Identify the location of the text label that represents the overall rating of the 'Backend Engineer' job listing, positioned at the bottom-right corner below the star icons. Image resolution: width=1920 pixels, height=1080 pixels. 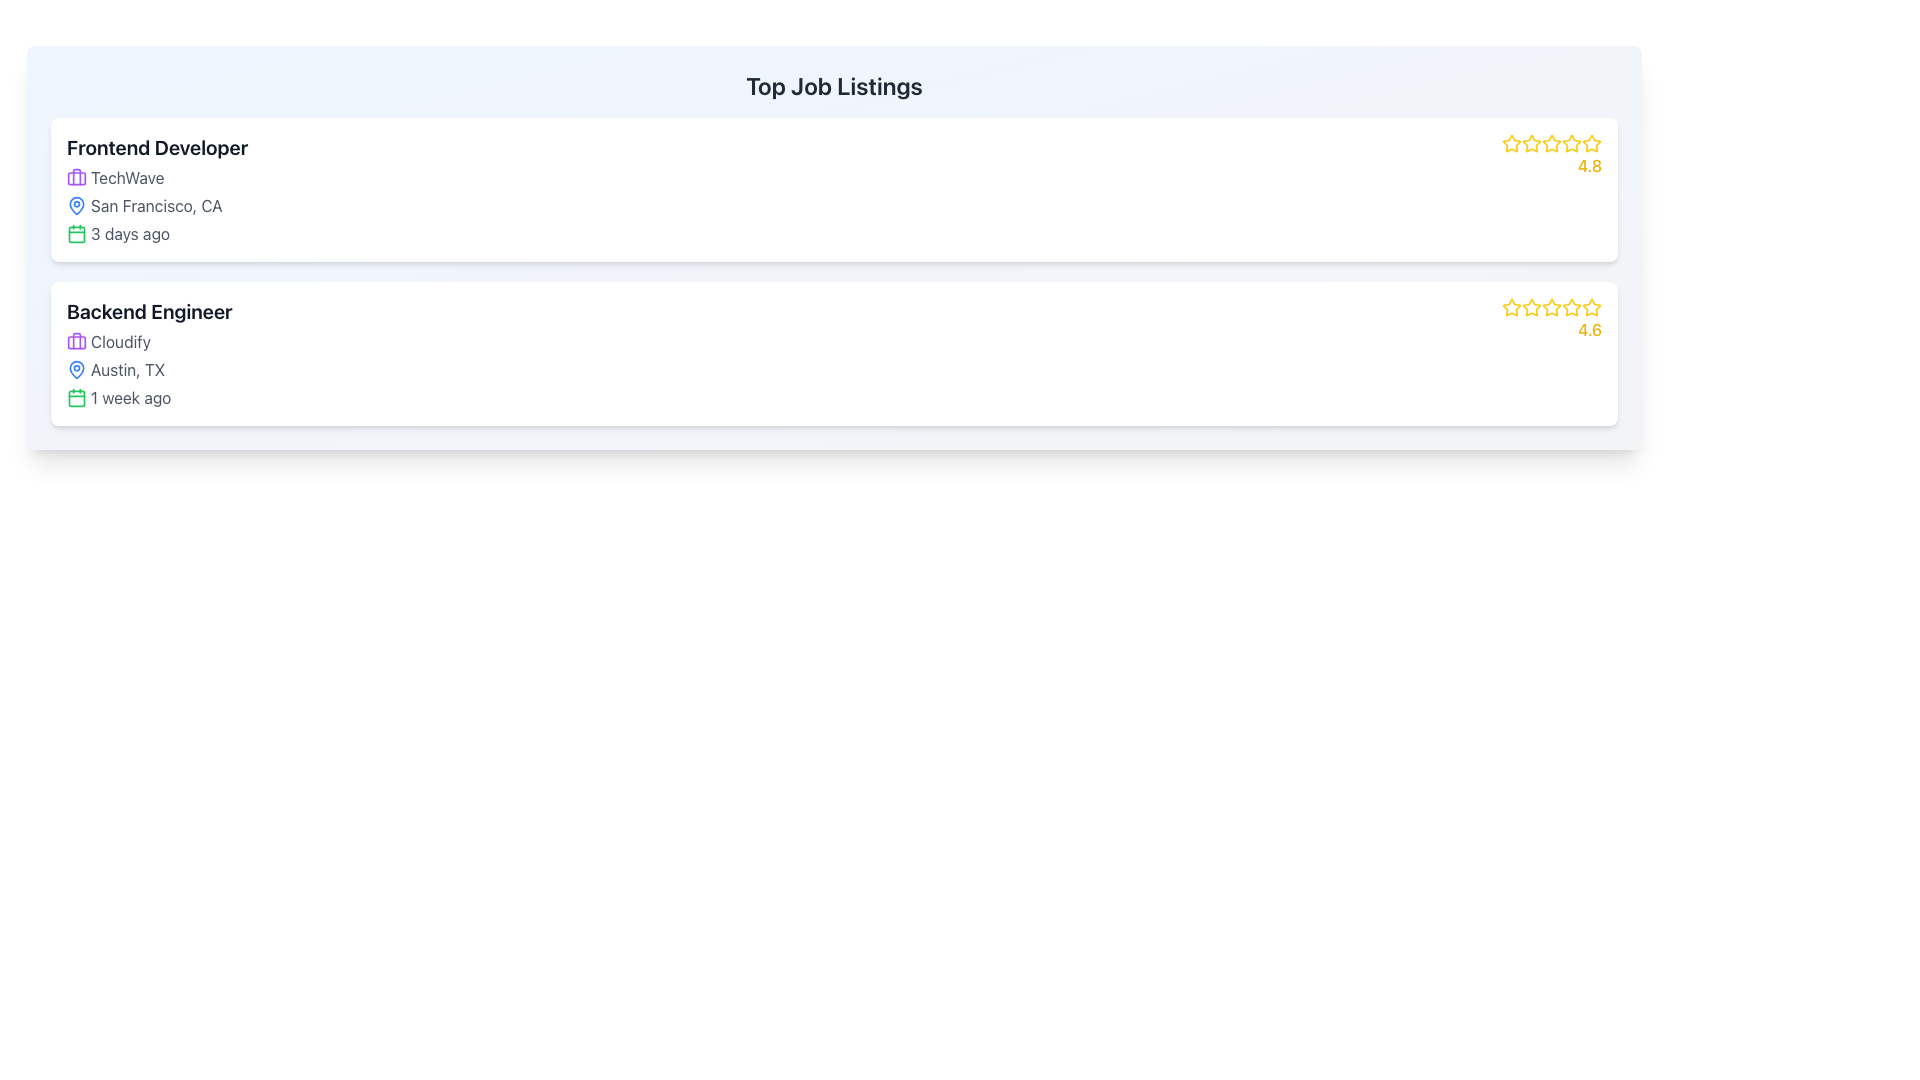
(1588, 329).